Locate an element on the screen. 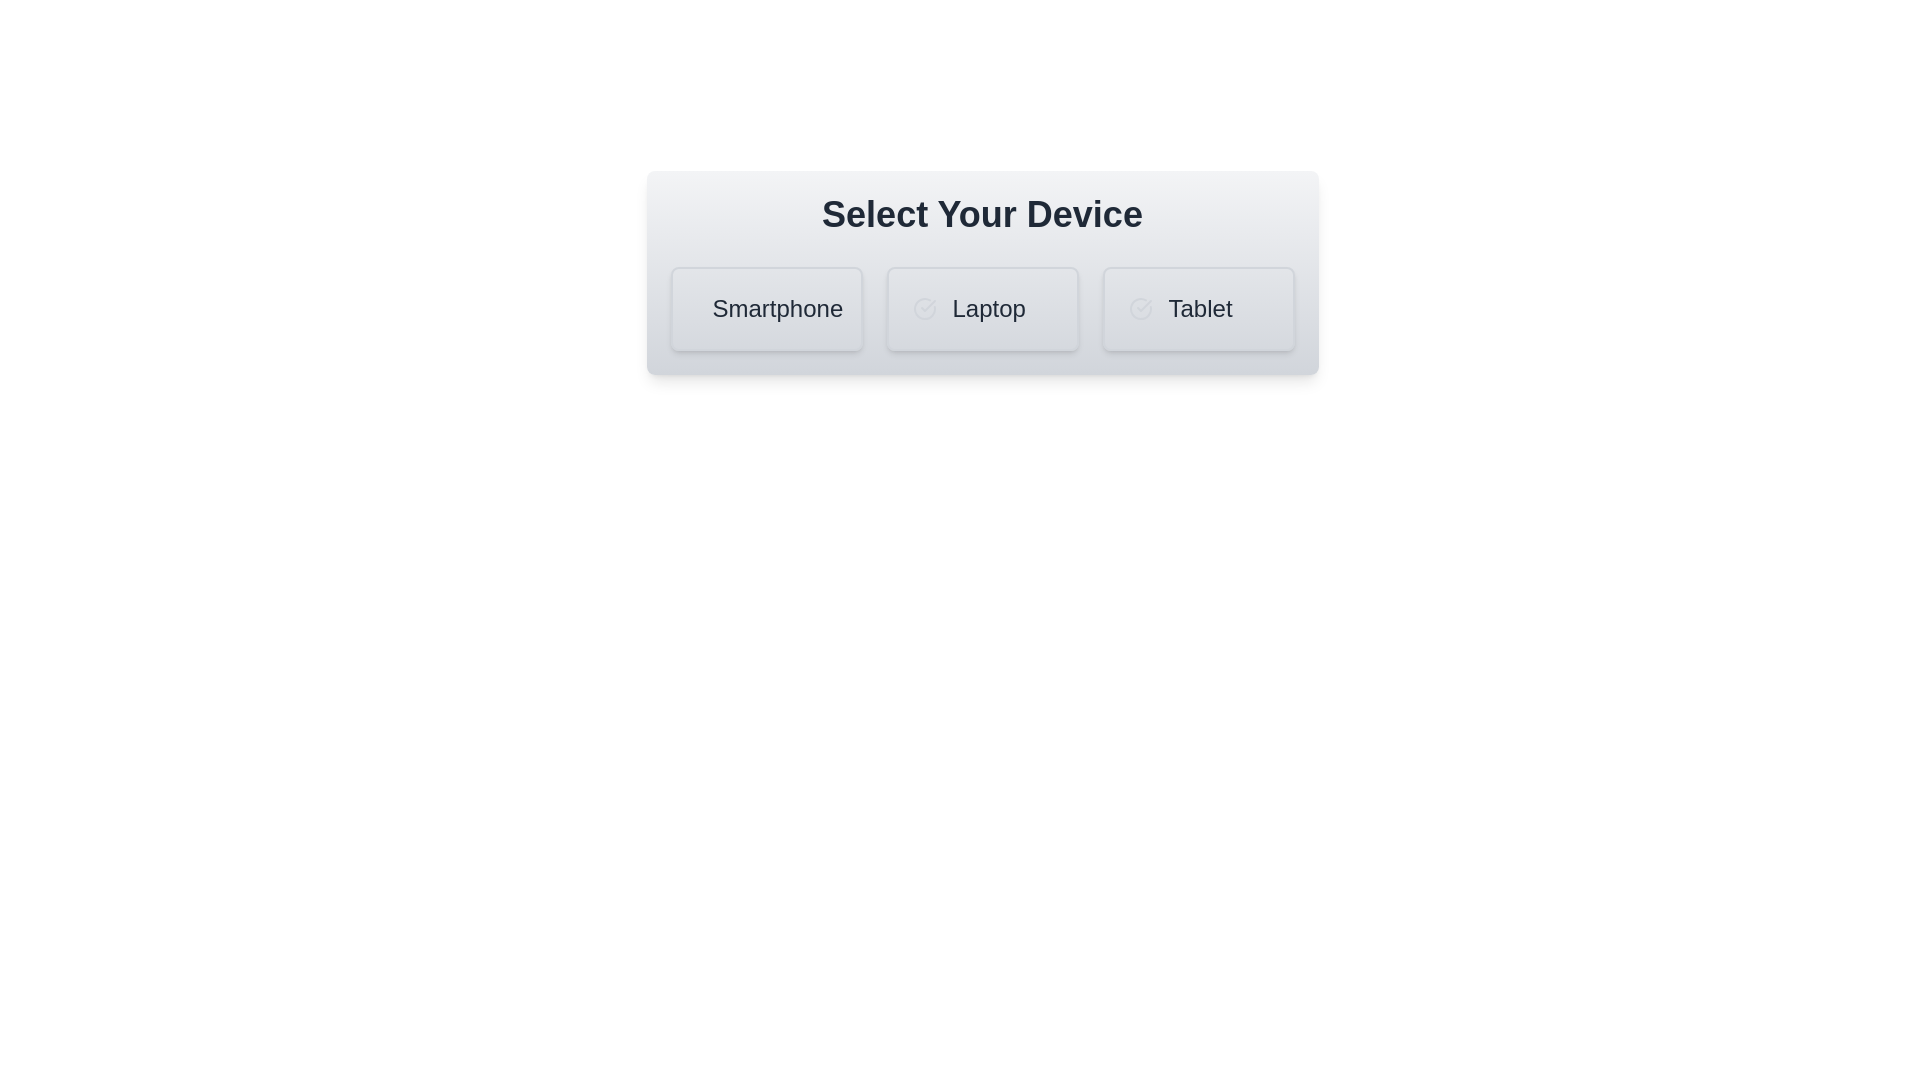  the 'Tablet' radio button is located at coordinates (1198, 308).